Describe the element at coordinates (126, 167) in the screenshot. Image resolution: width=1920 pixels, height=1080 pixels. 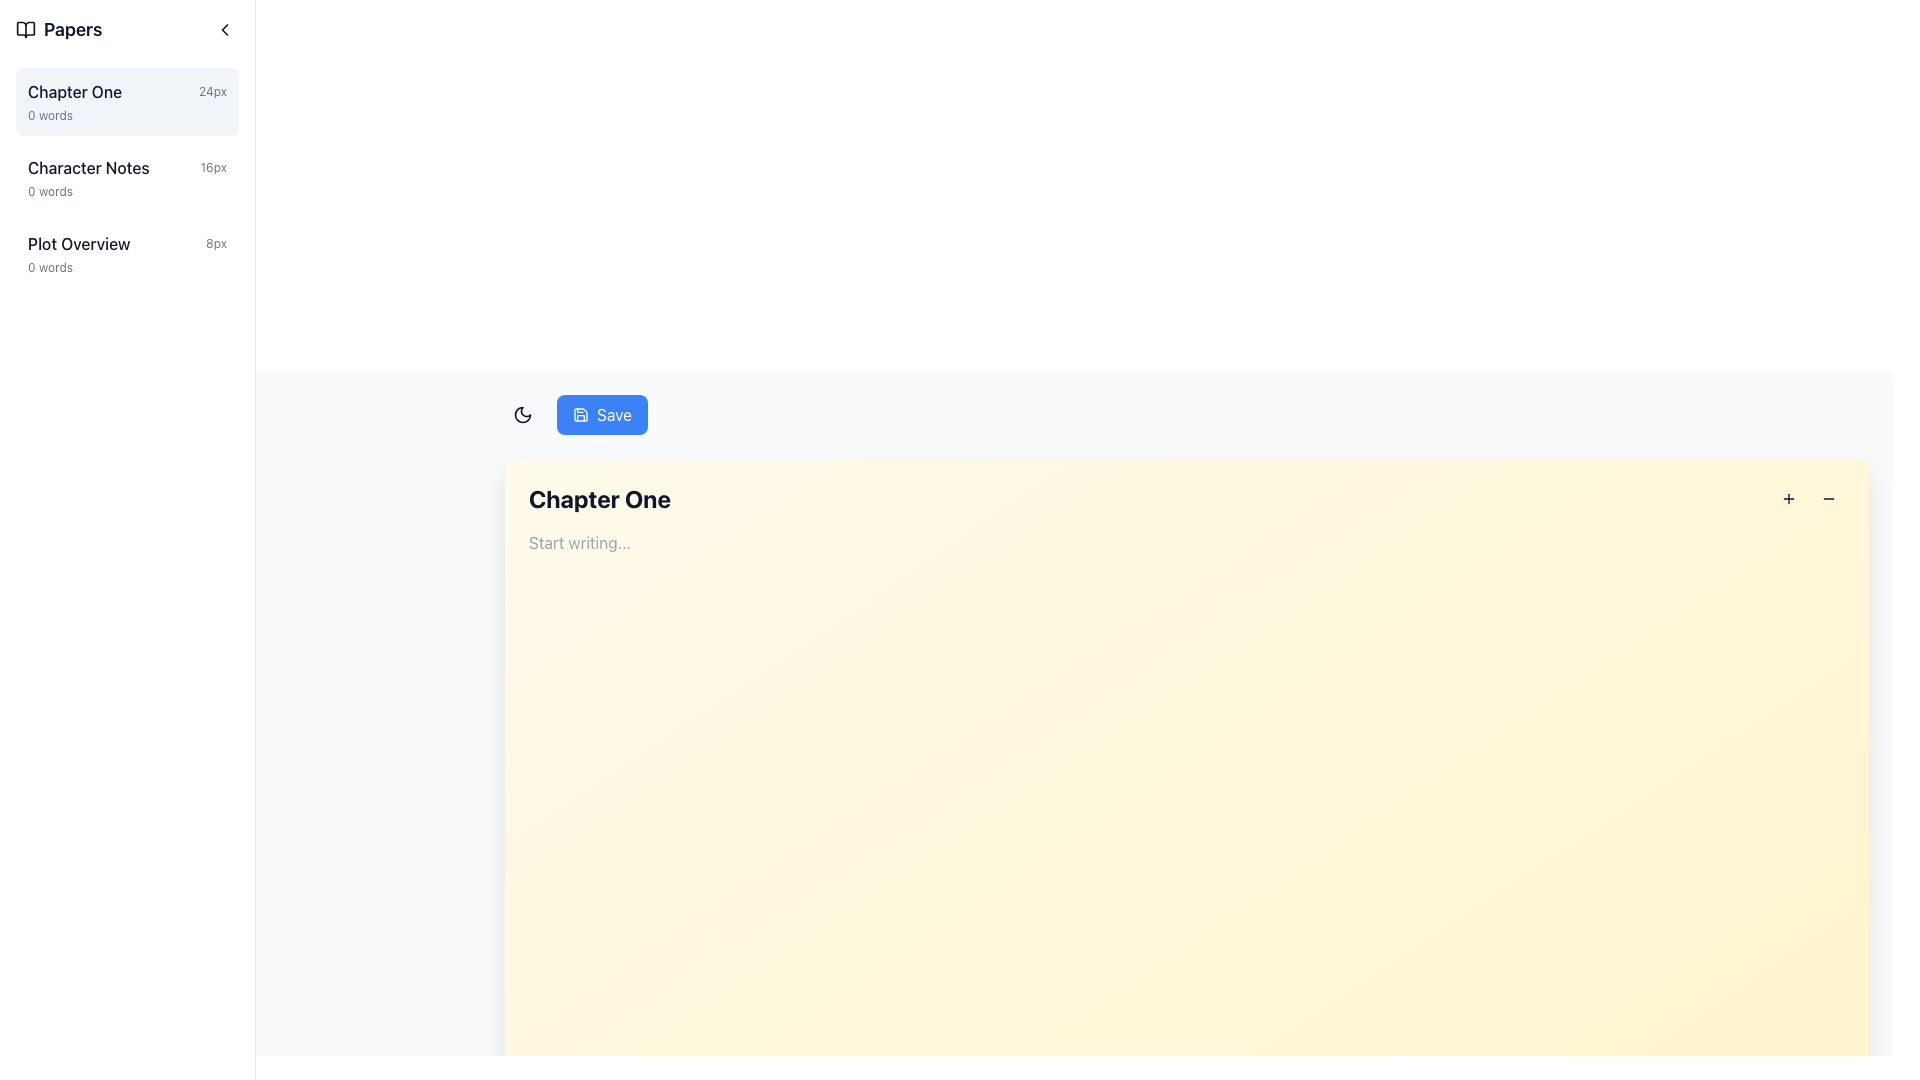
I see `the 'Character Notes' element in the left sidebar, which is the second item below 'Chapter One' and above 'Plot Overview'` at that location.